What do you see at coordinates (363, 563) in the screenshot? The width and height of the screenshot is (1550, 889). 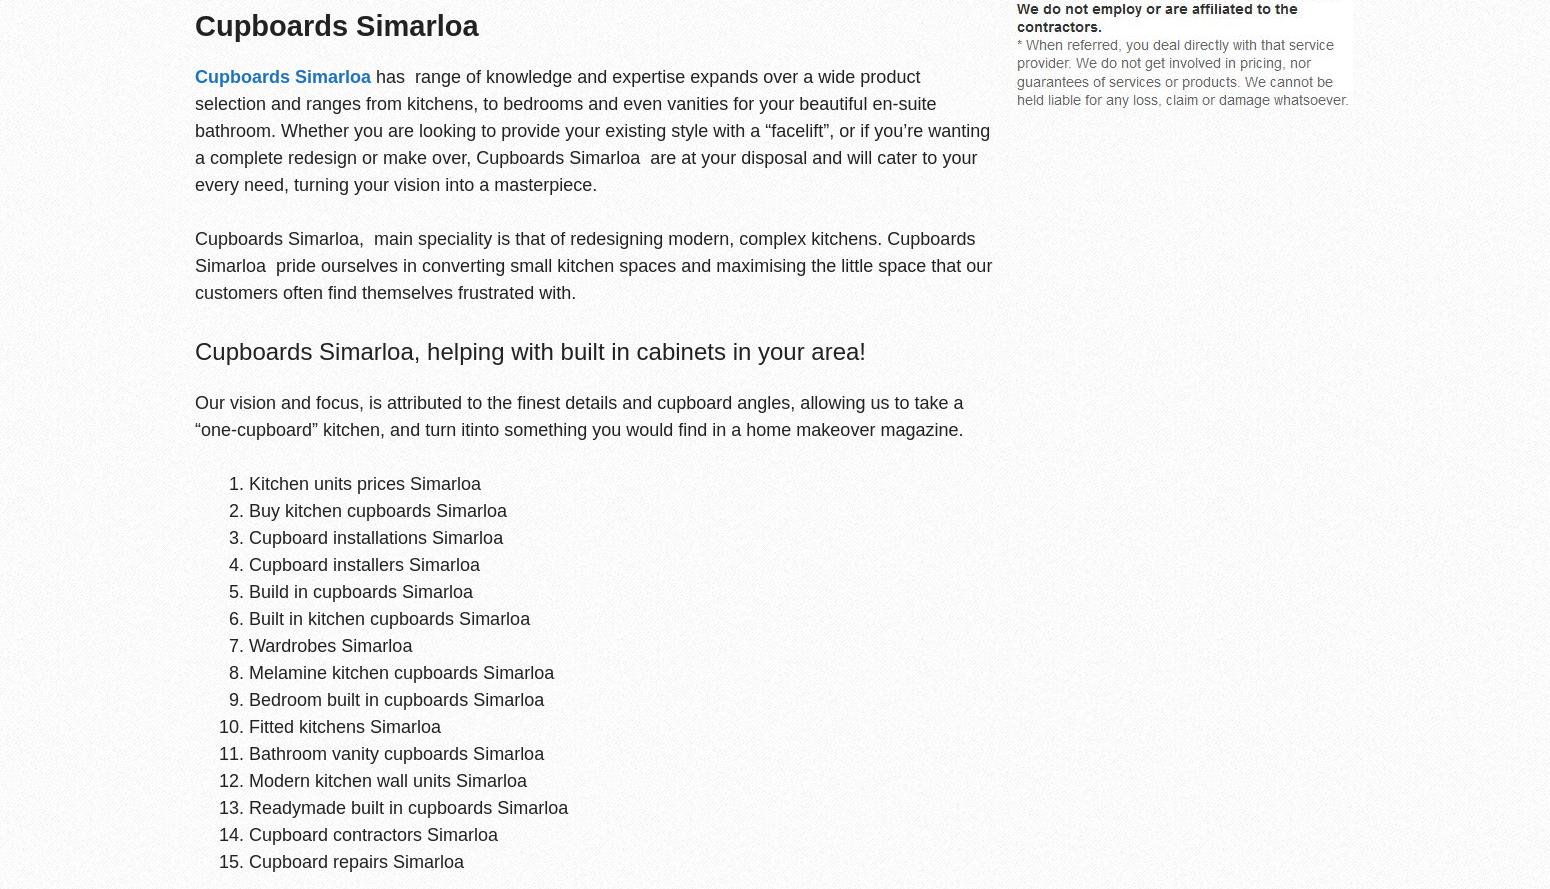 I see `'Cupboard installers Simarloa'` at bounding box center [363, 563].